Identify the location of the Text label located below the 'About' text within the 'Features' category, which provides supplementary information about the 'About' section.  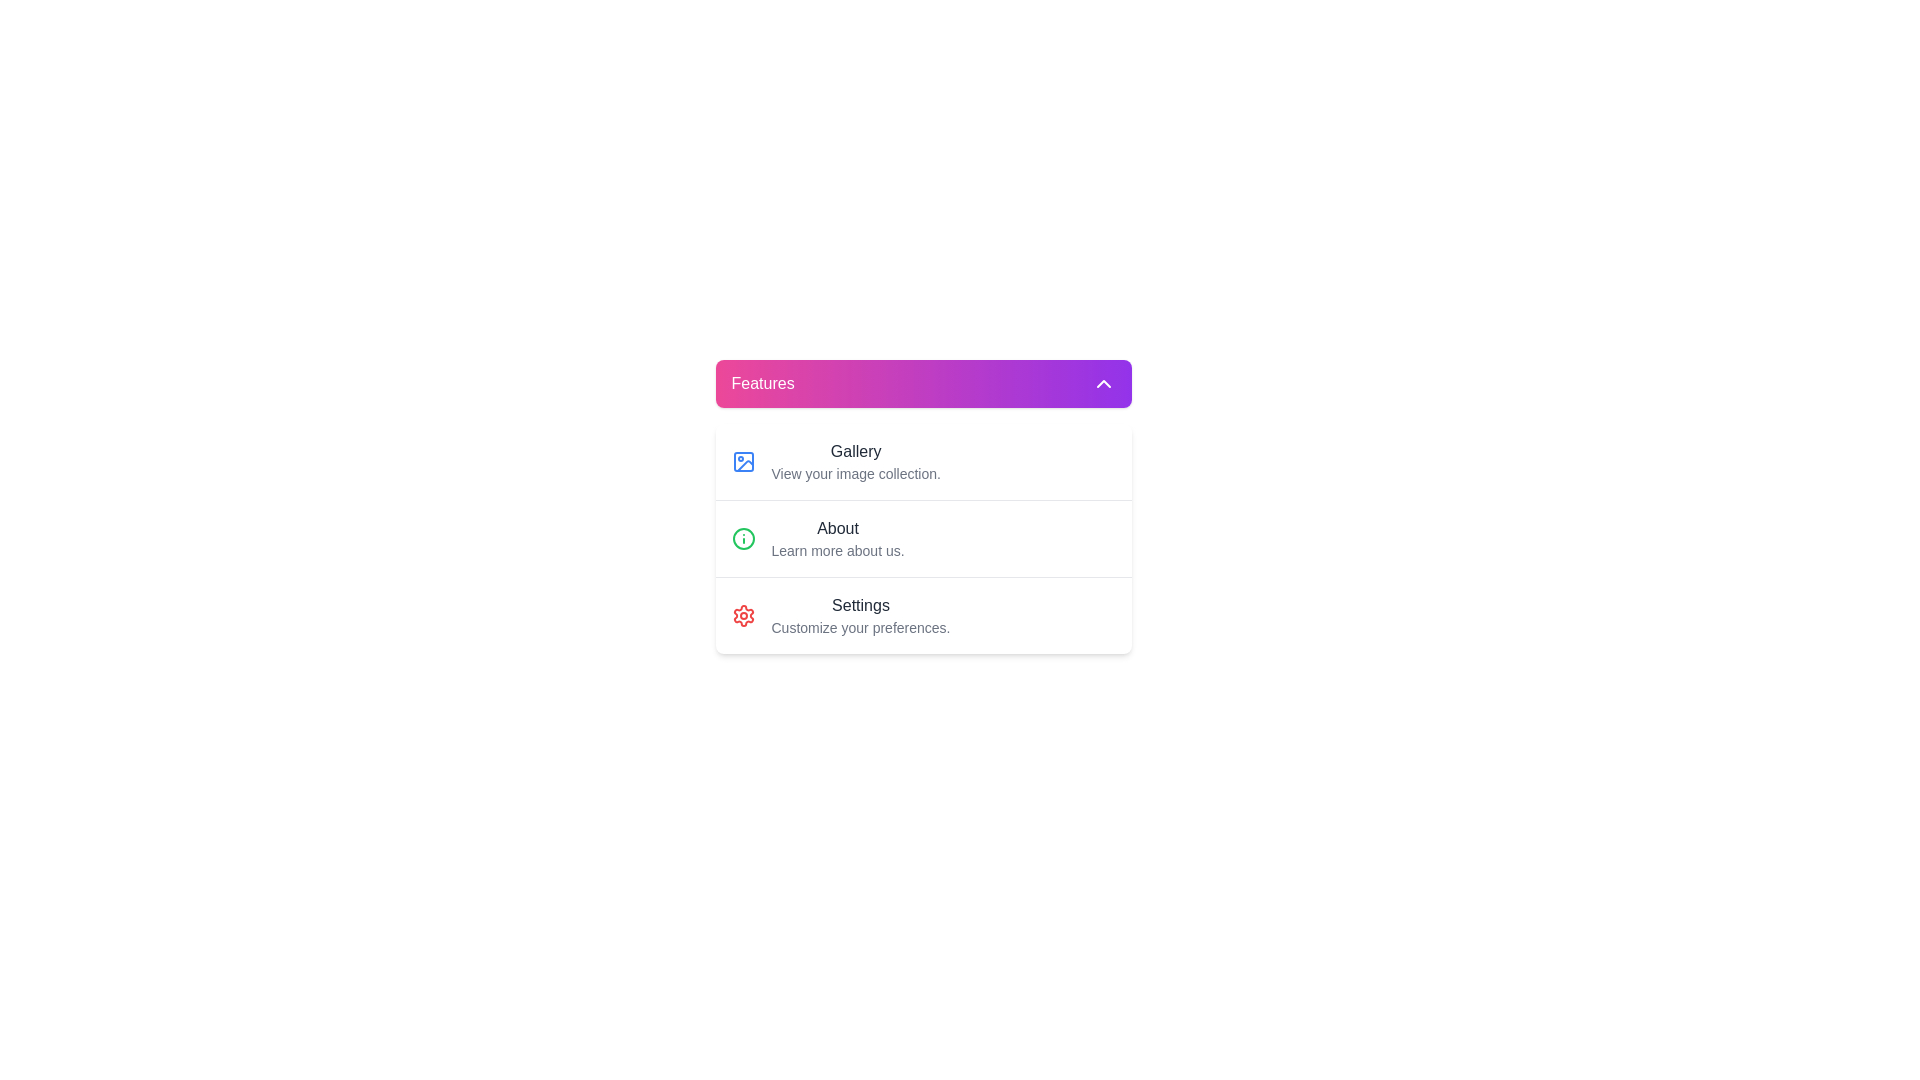
(838, 551).